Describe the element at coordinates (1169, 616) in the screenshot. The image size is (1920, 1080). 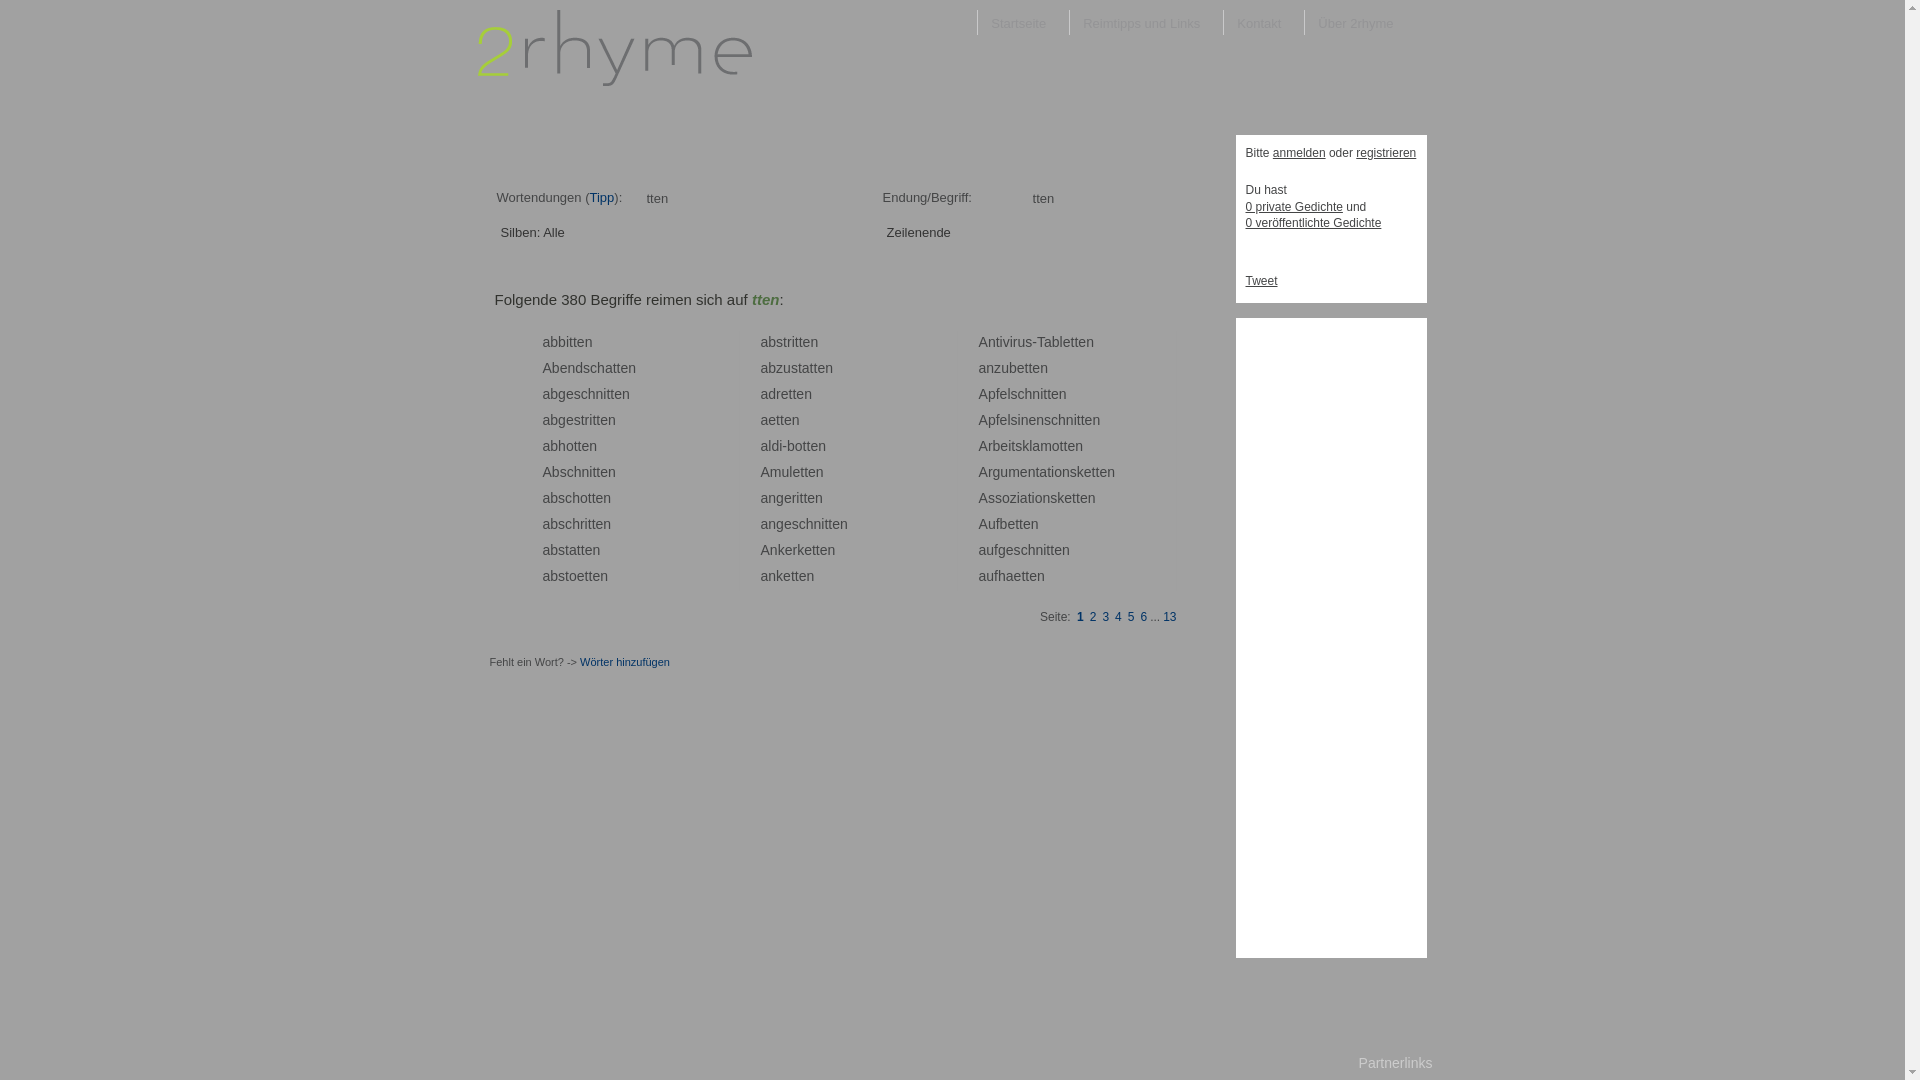
I see `'13'` at that location.